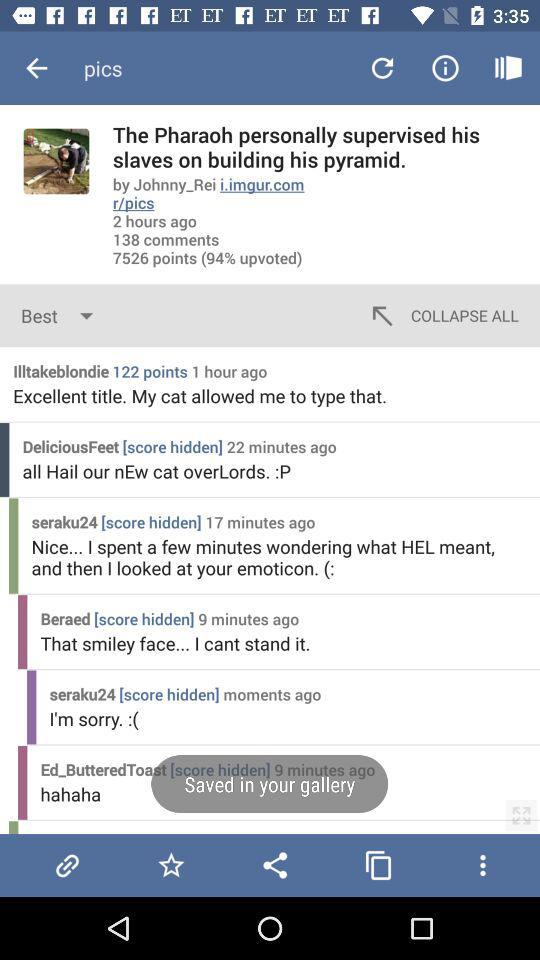 This screenshot has height=960, width=540. What do you see at coordinates (378, 864) in the screenshot?
I see `the copy icon` at bounding box center [378, 864].